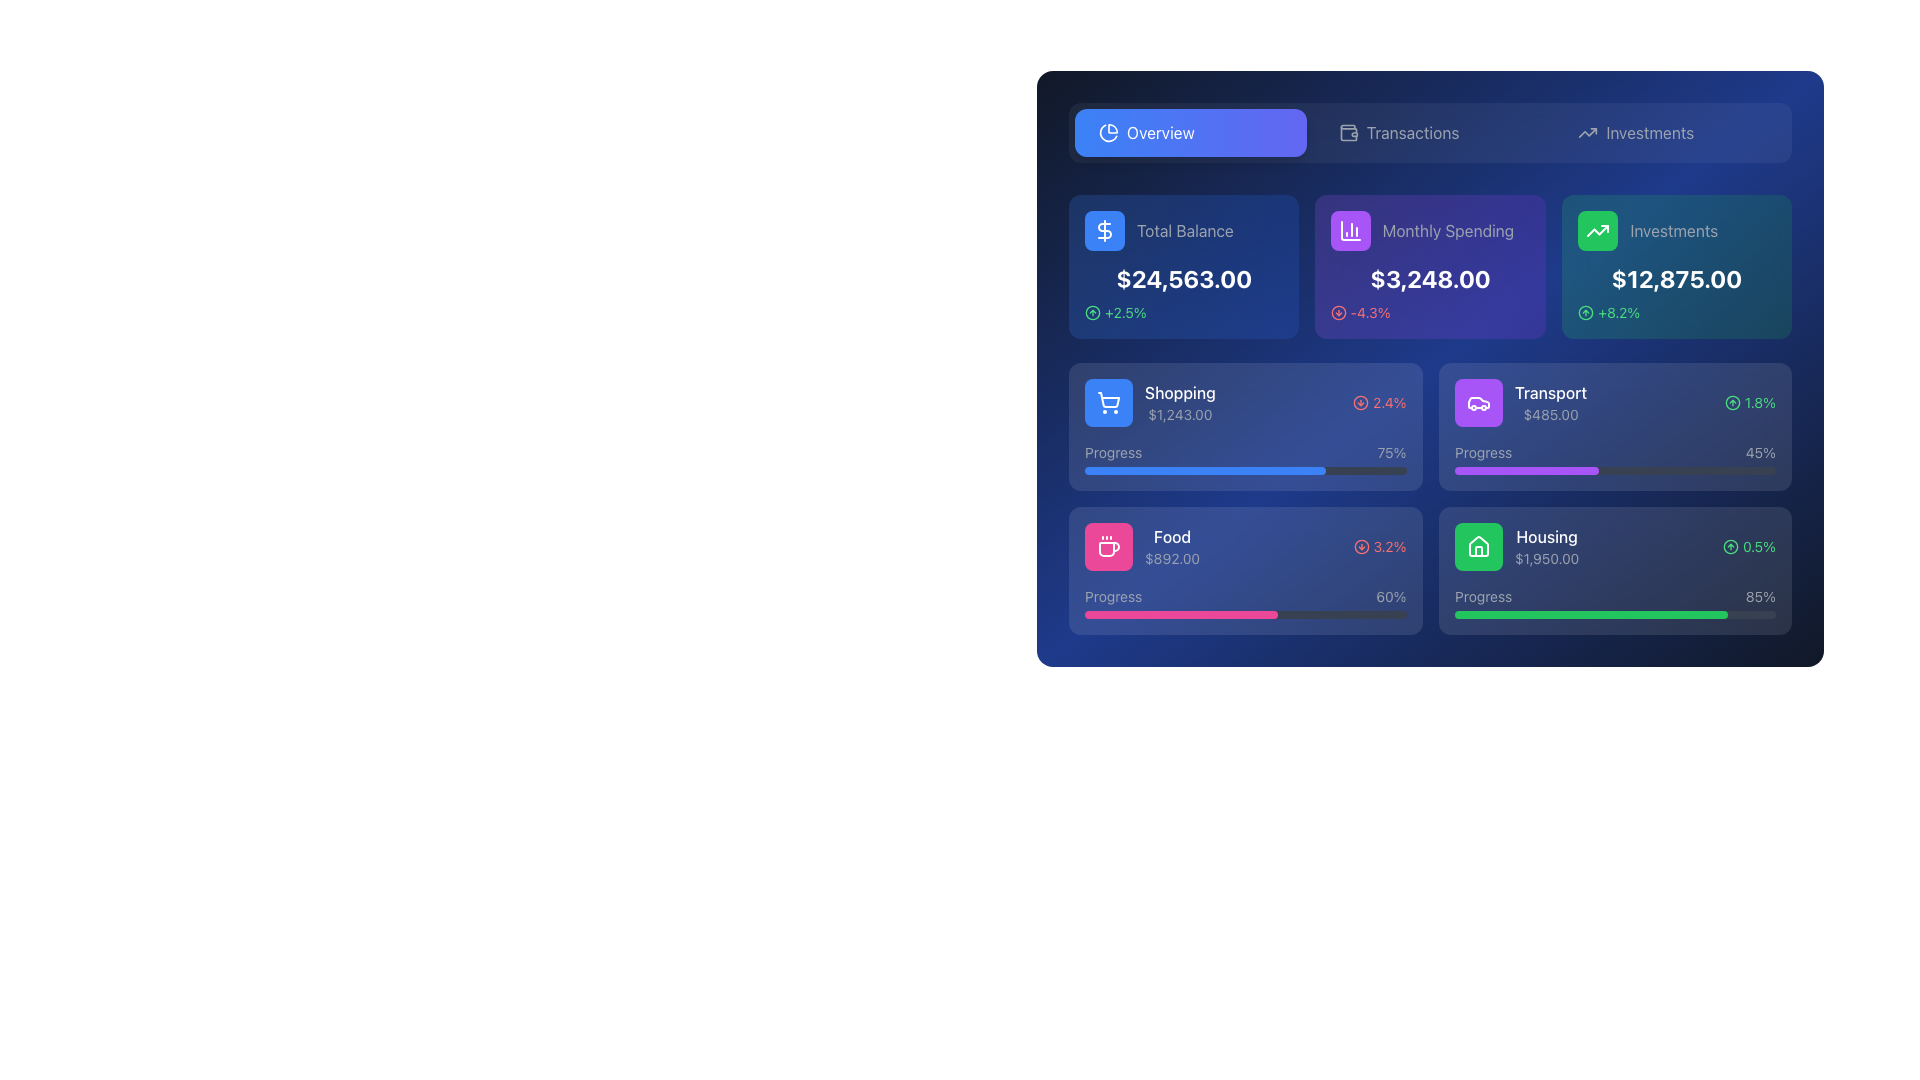 The width and height of the screenshot is (1920, 1080). I want to click on the decorative 'Transactions' icon located to the immediate left of the text 'Transactions' in the header section of the navigation bar, so click(1348, 132).